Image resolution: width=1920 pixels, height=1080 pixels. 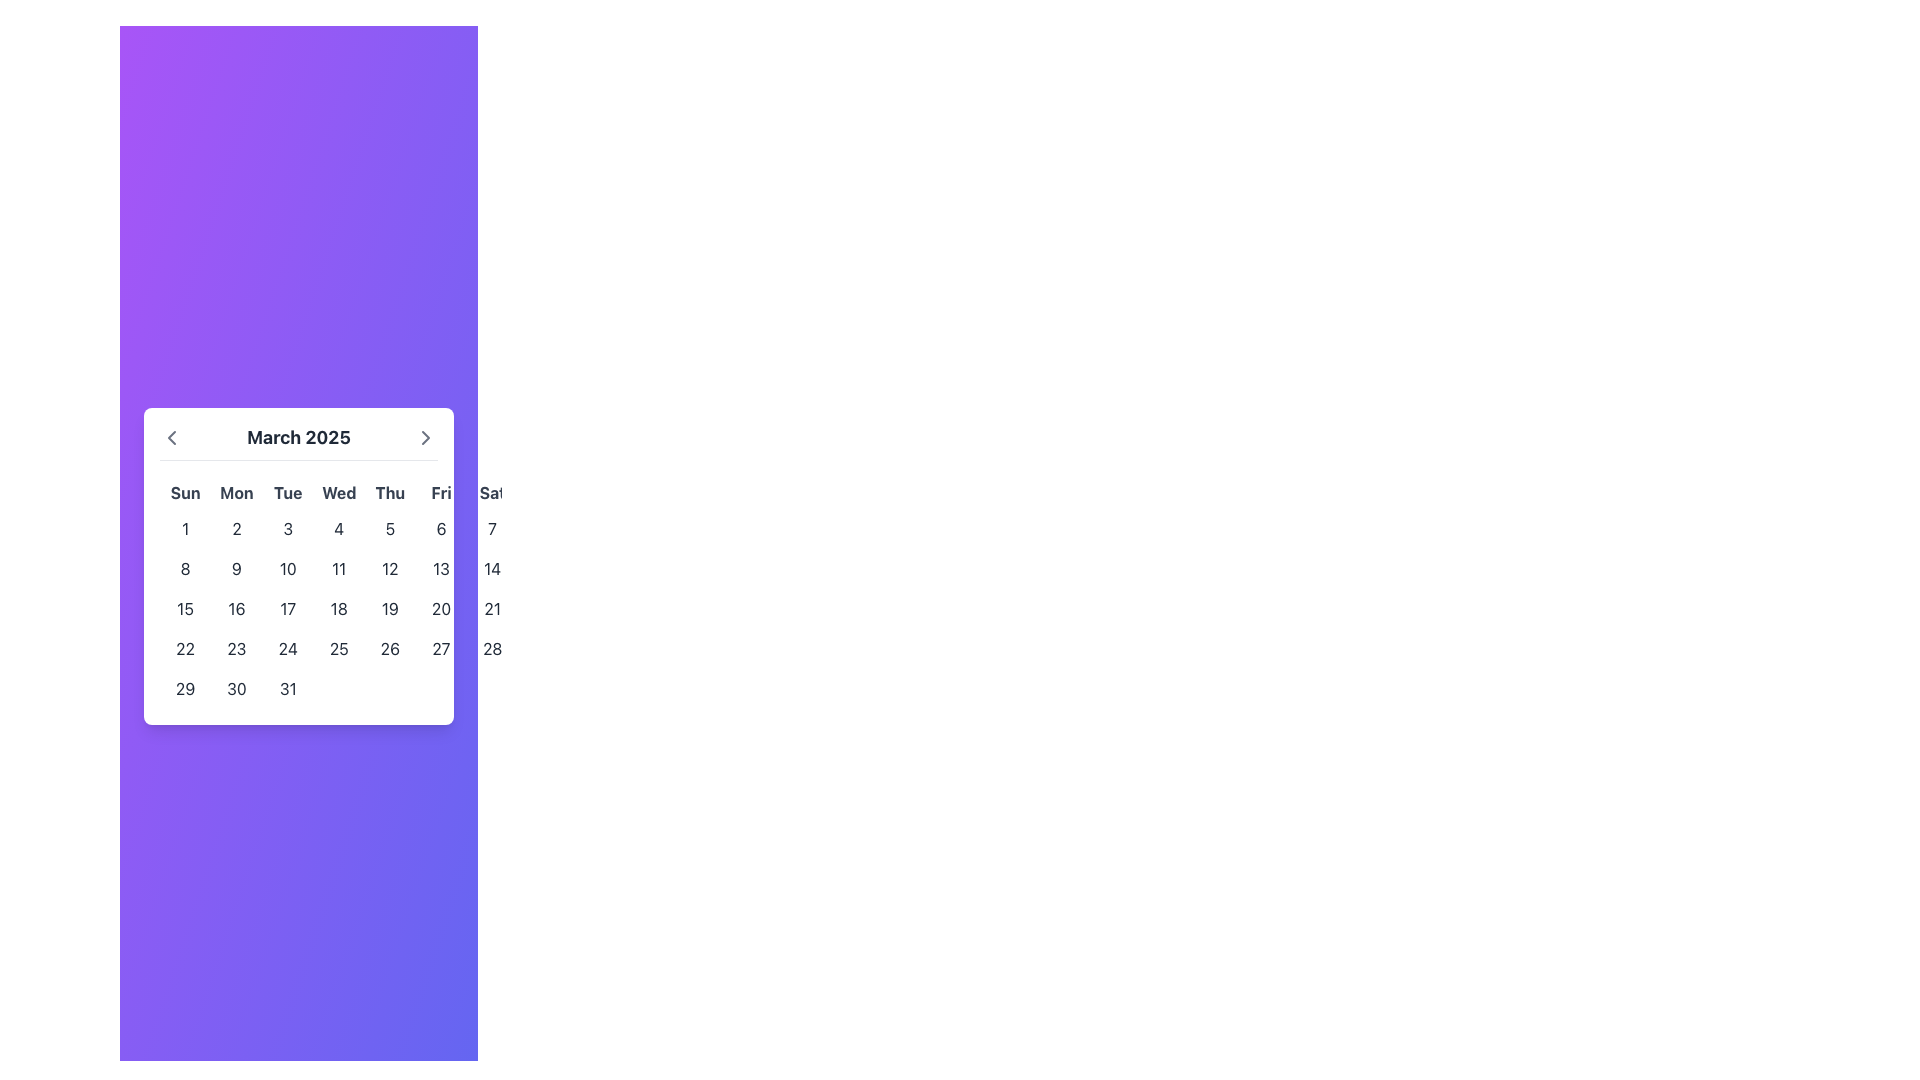 I want to click on the clickable date entry displaying the number '19' in the calendar view, so click(x=390, y=607).